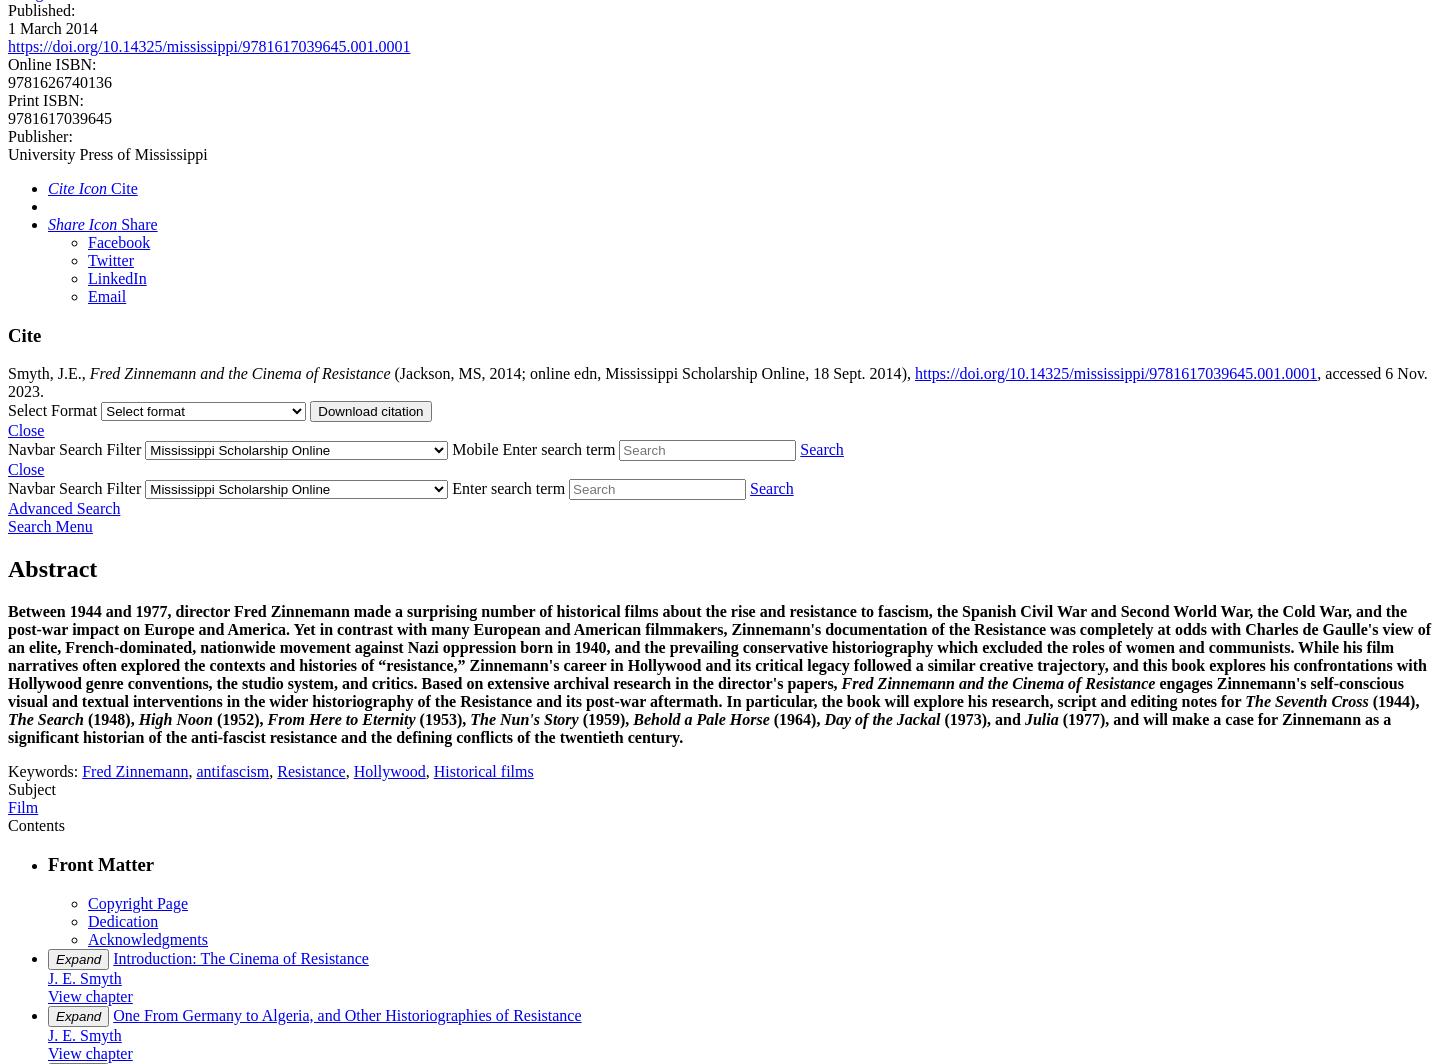 This screenshot has height=1064, width=1450. What do you see at coordinates (1040, 719) in the screenshot?
I see `'Julia'` at bounding box center [1040, 719].